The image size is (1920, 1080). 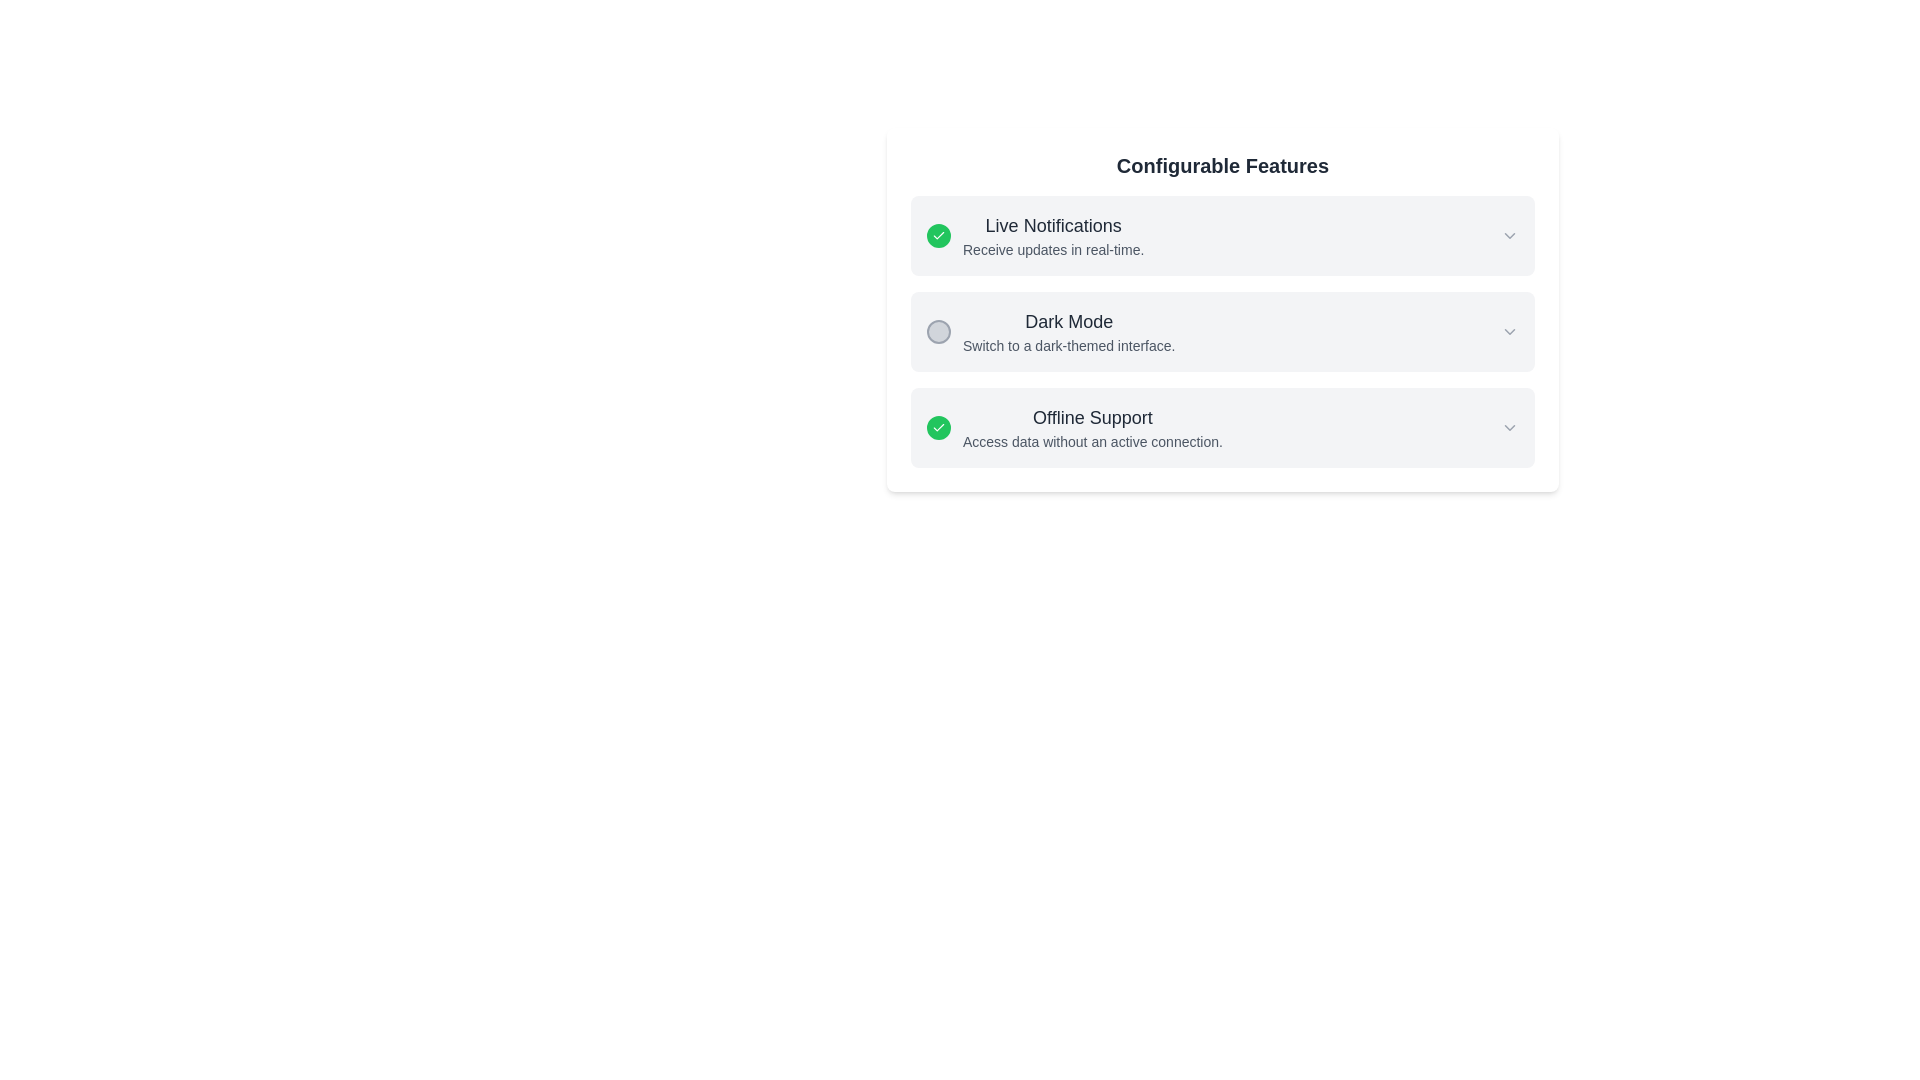 What do you see at coordinates (1052, 234) in the screenshot?
I see `'Live Notifications' text label, which is positioned to the right of a circular green icon with a white checkmark, indicating an active state` at bounding box center [1052, 234].